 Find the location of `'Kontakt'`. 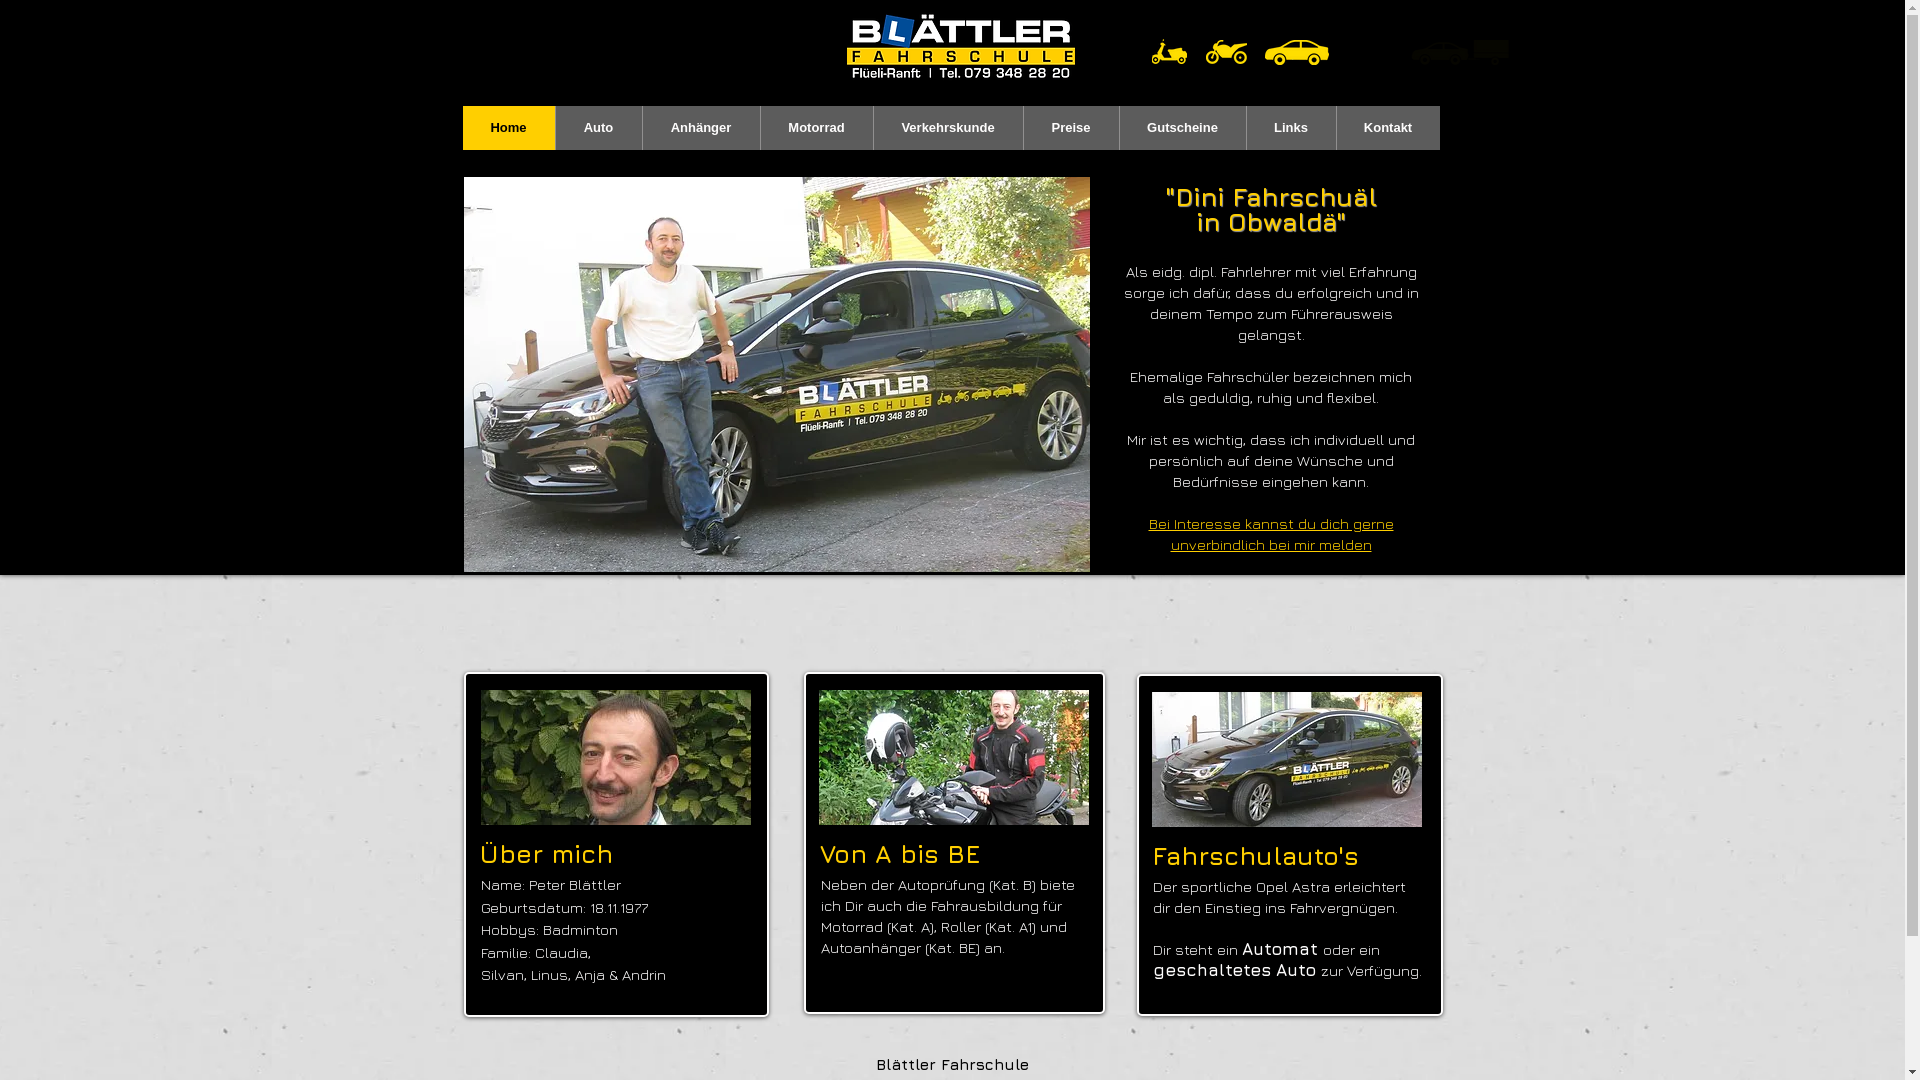

'Kontakt' is located at coordinates (1386, 127).